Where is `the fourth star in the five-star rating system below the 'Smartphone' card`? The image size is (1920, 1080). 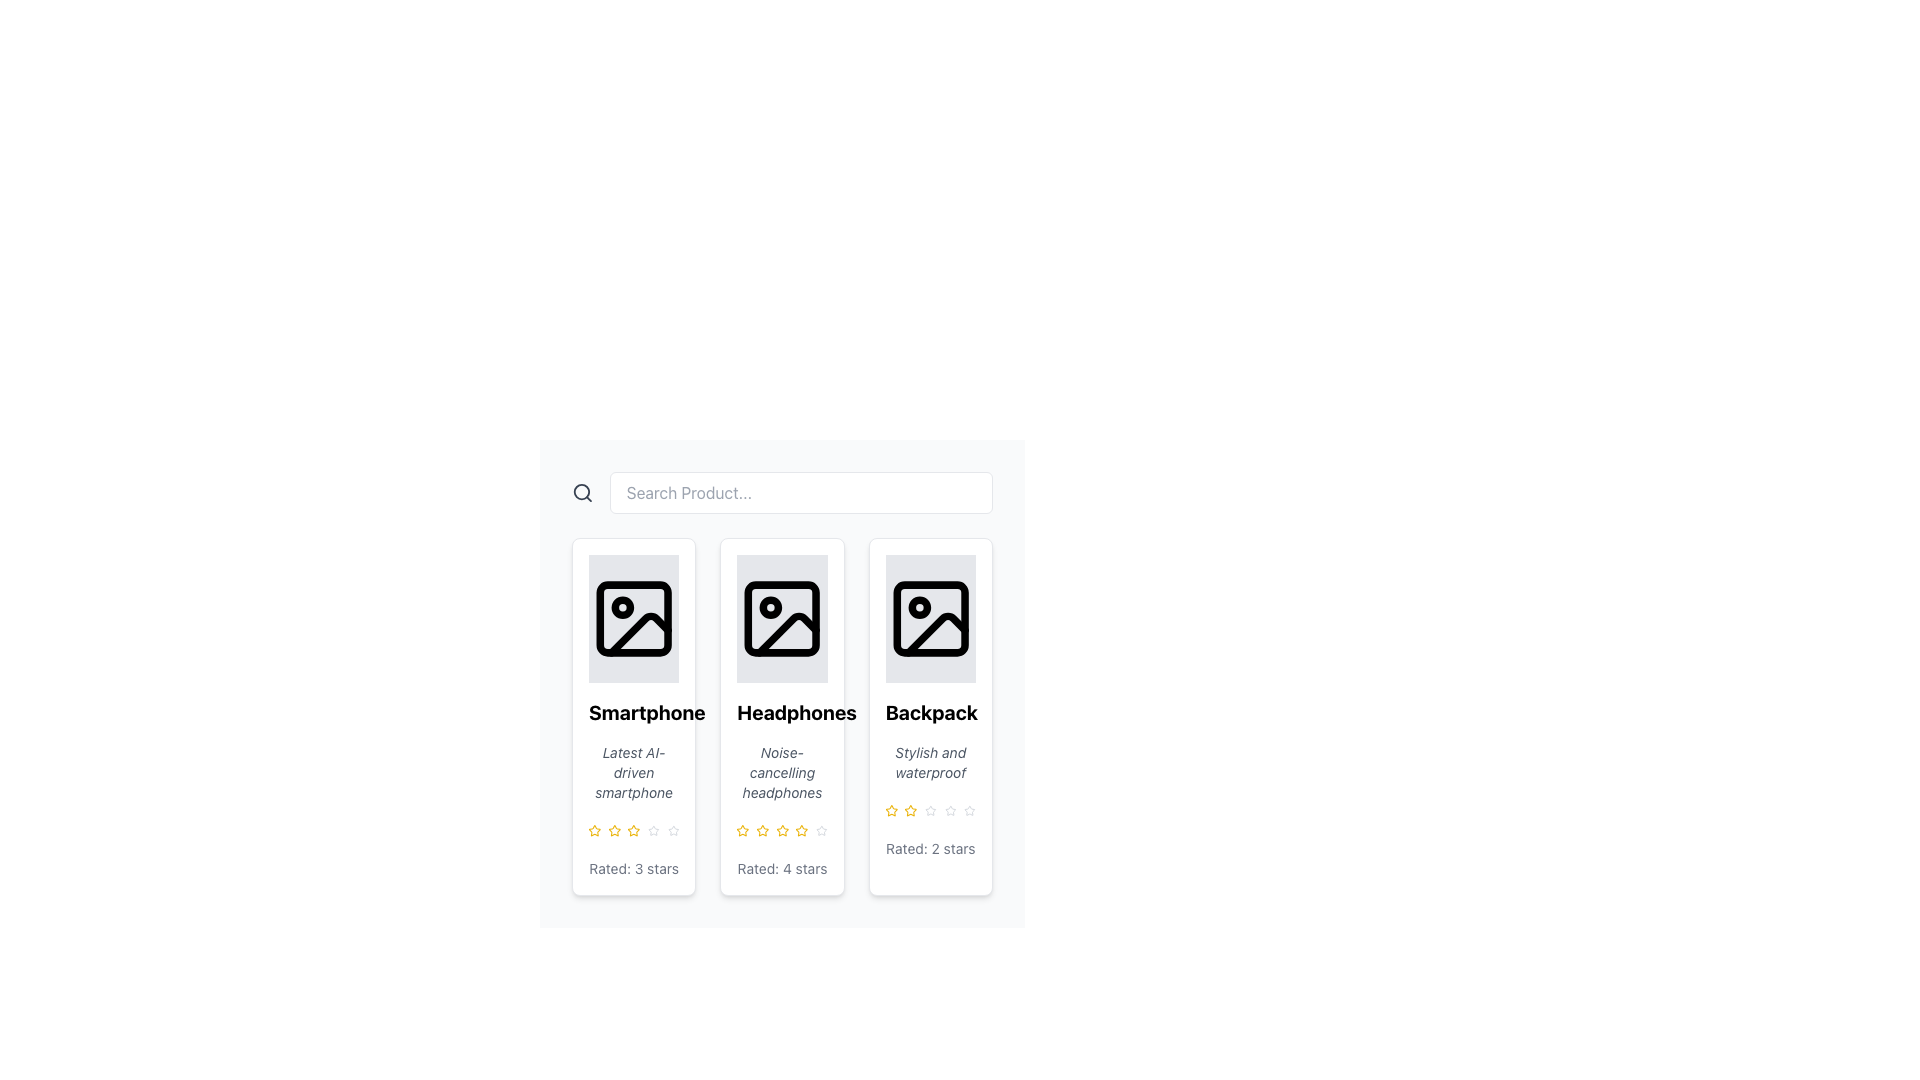 the fourth star in the five-star rating system below the 'Smartphone' card is located at coordinates (653, 830).